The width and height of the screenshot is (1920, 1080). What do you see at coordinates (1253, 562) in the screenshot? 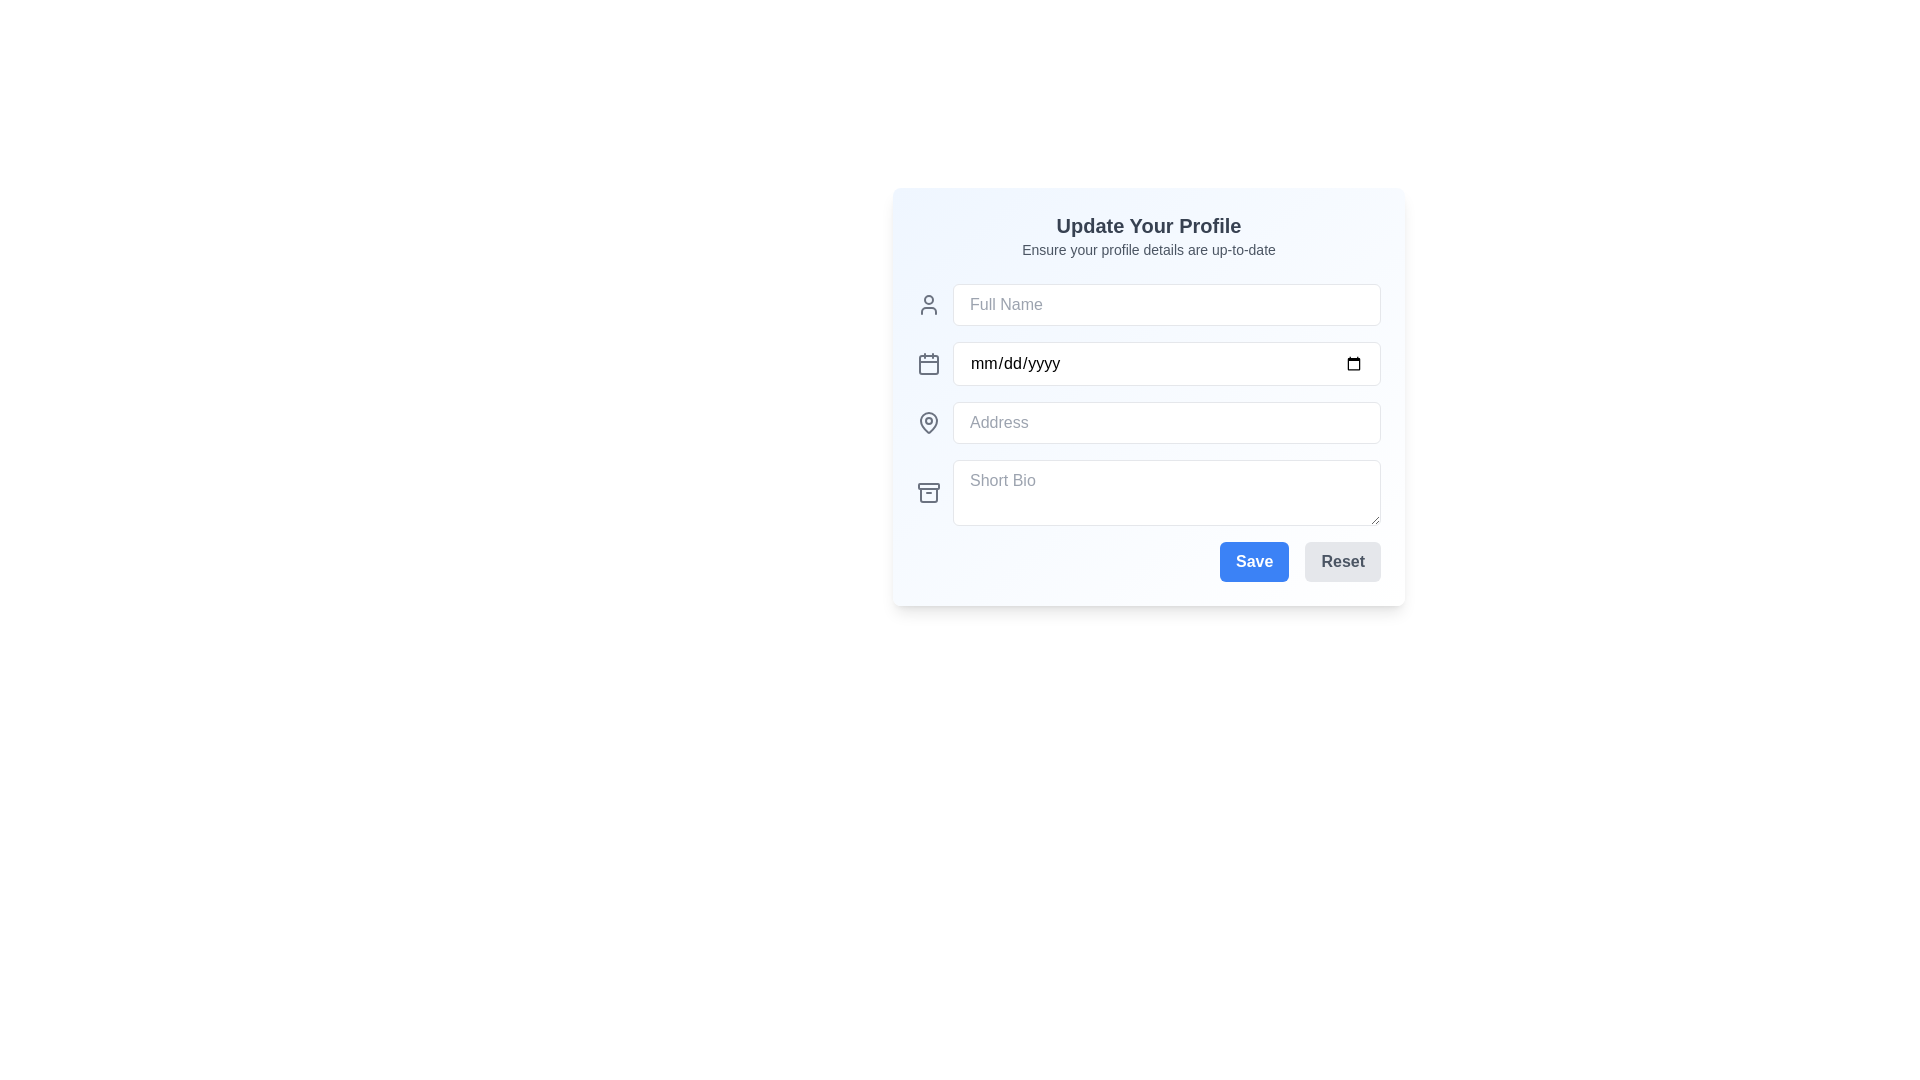
I see `the submit button located` at bounding box center [1253, 562].